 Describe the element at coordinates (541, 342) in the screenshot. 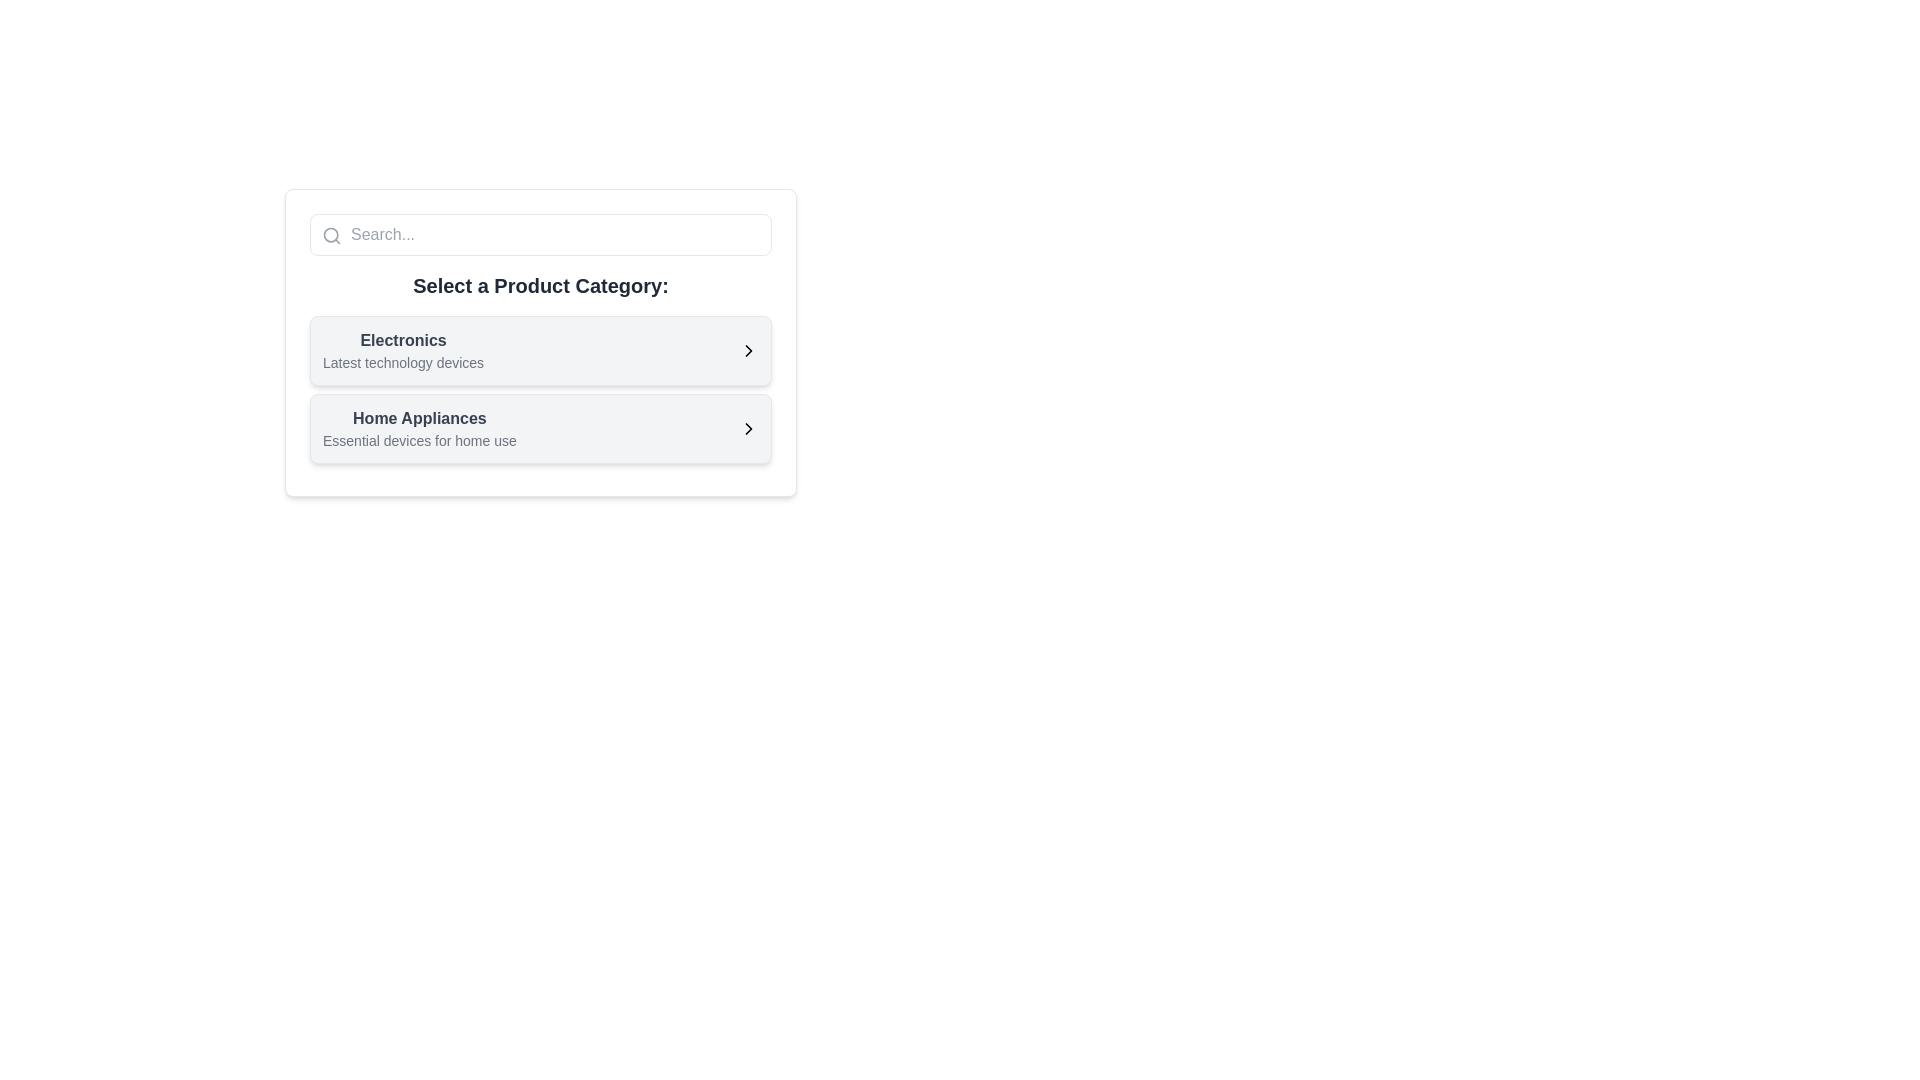

I see `the 'Electronics' category selection card, which is the first card in the 'Select a Product Category' section` at that location.